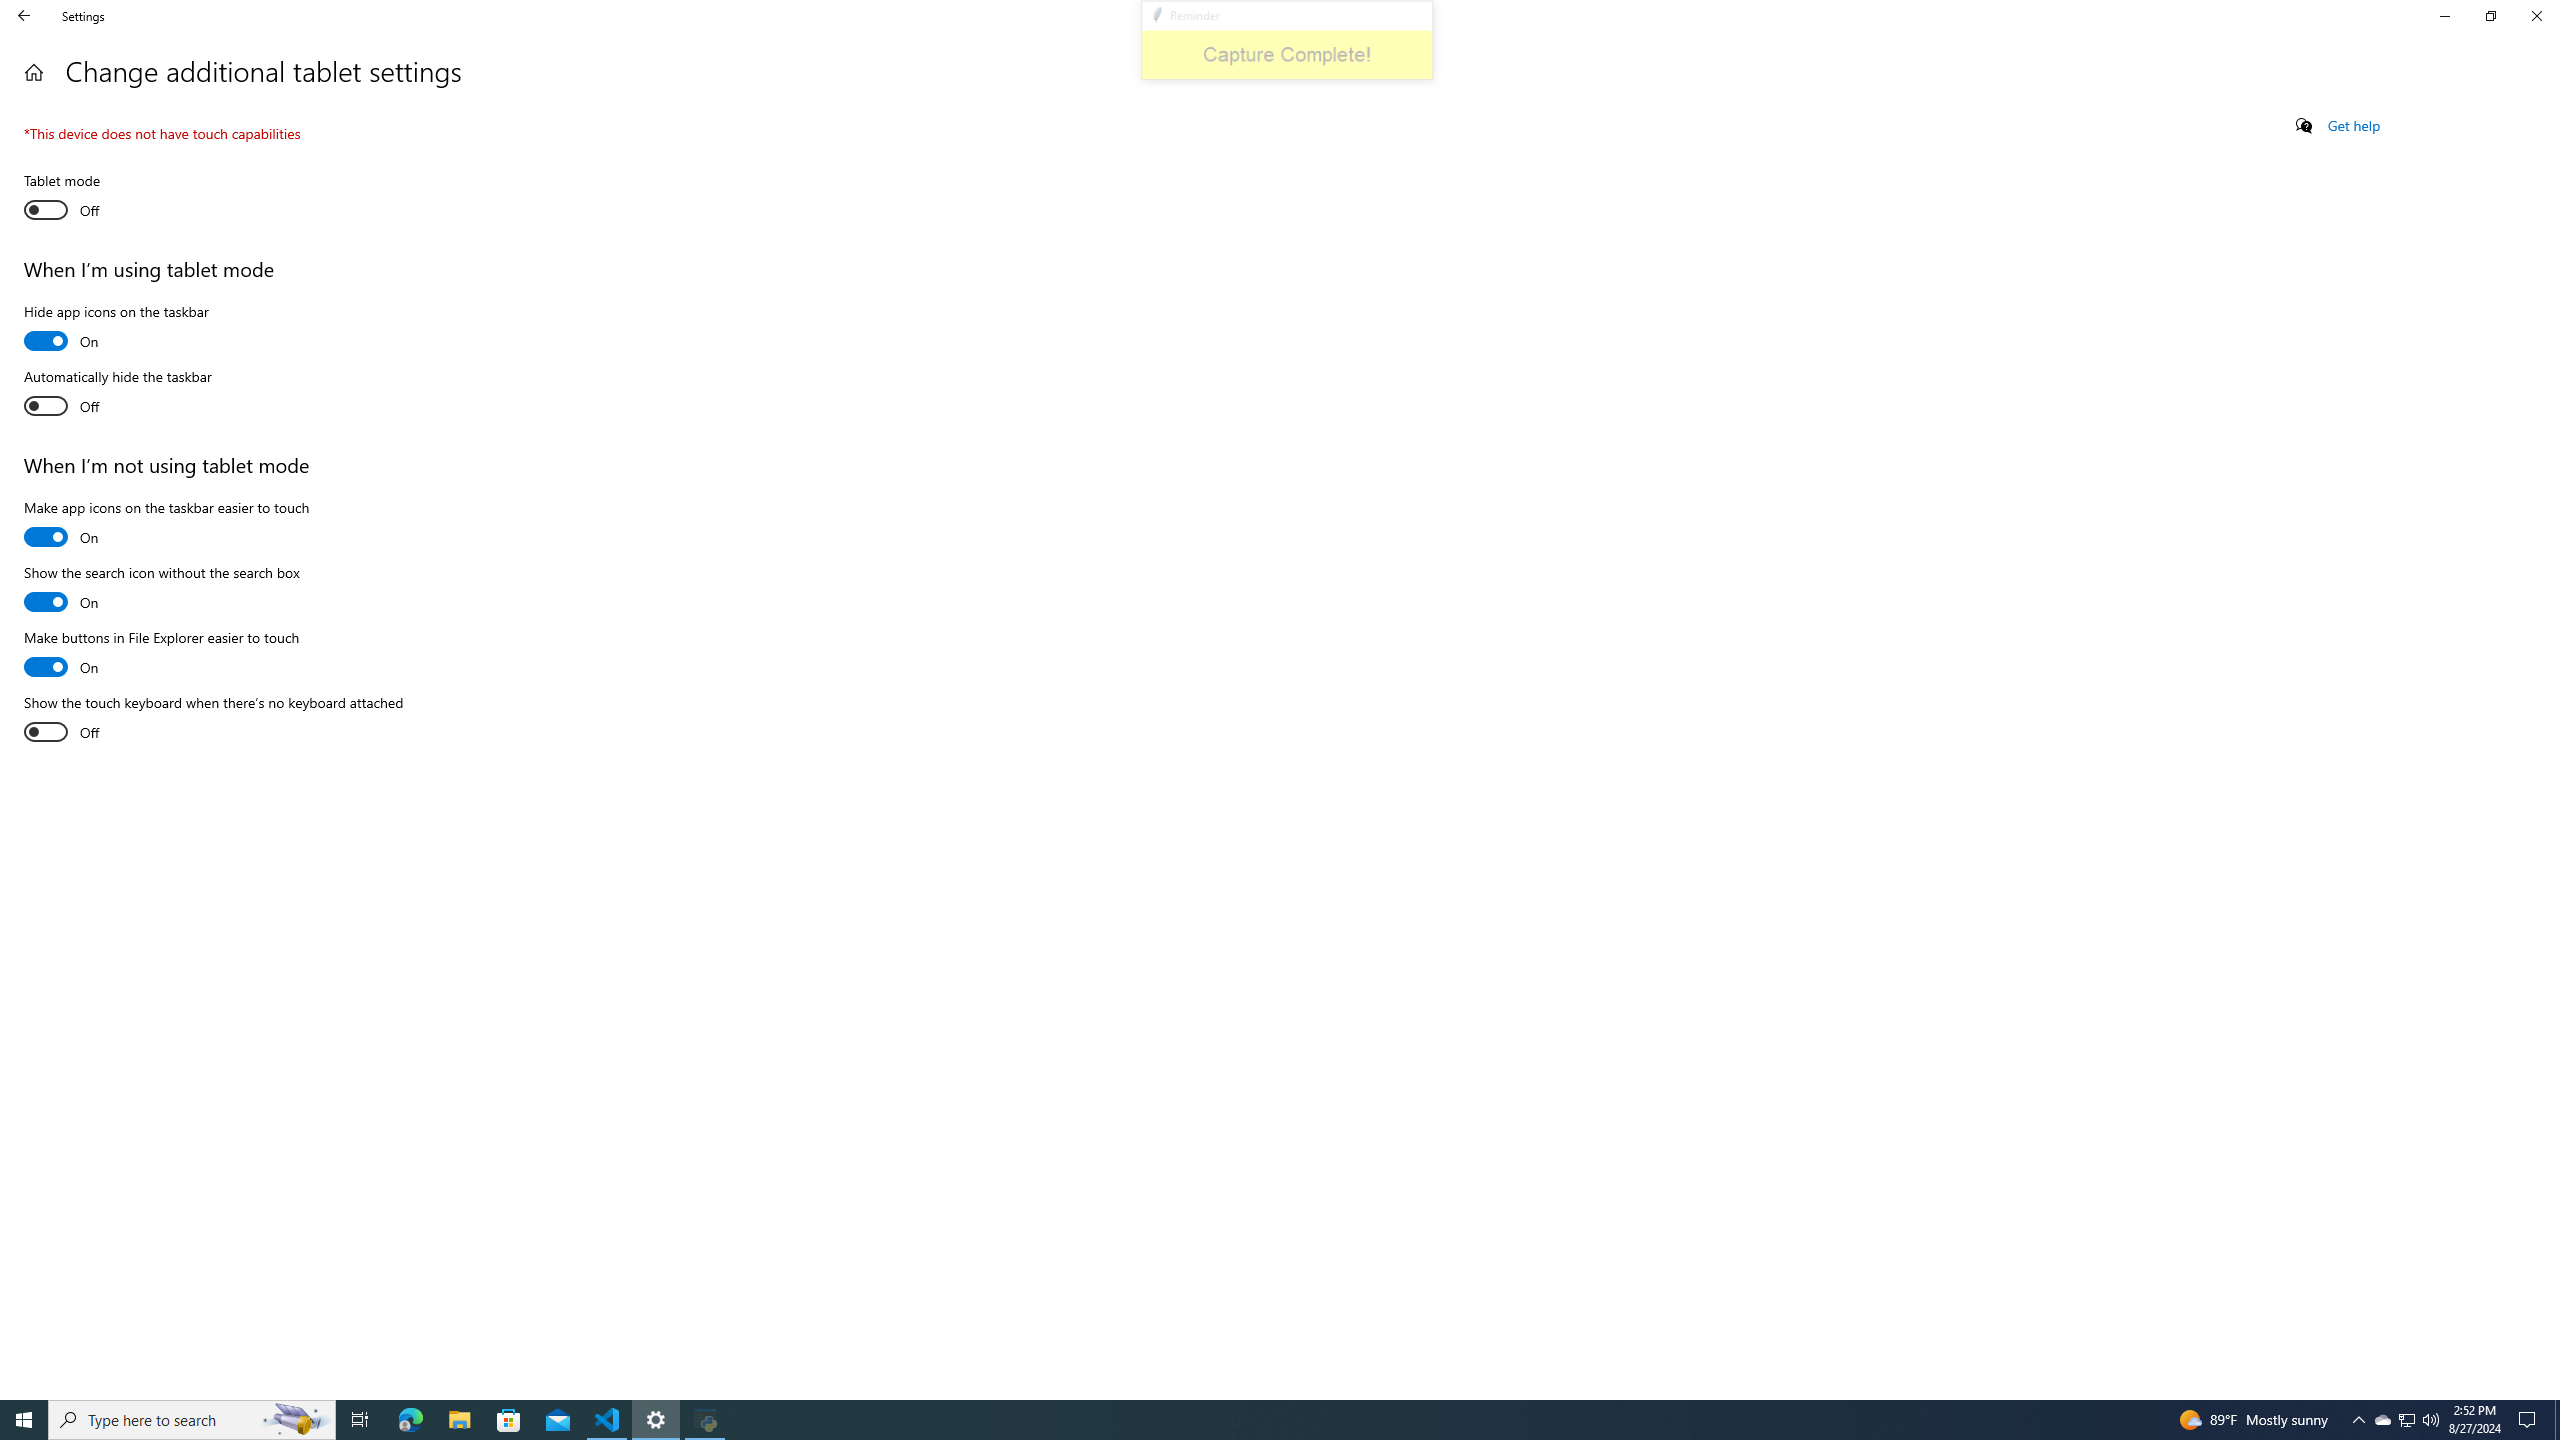  Describe the element at coordinates (33, 72) in the screenshot. I see `'Home'` at that location.